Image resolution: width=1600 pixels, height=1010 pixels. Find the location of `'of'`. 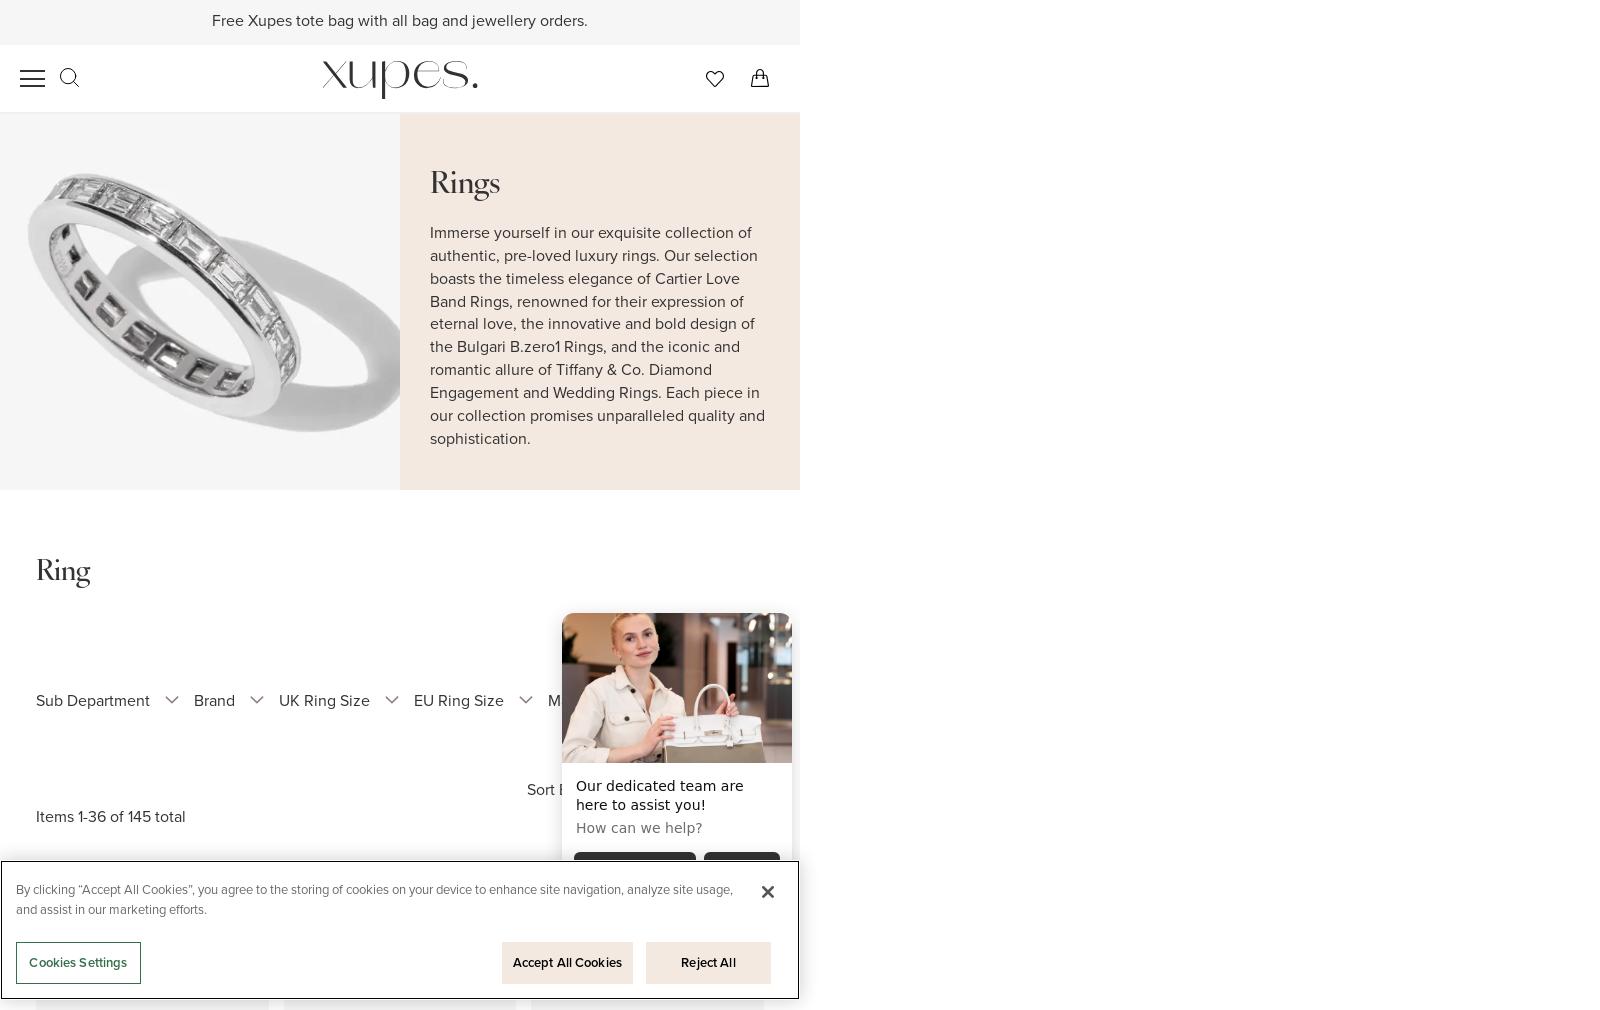

'of' is located at coordinates (115, 816).